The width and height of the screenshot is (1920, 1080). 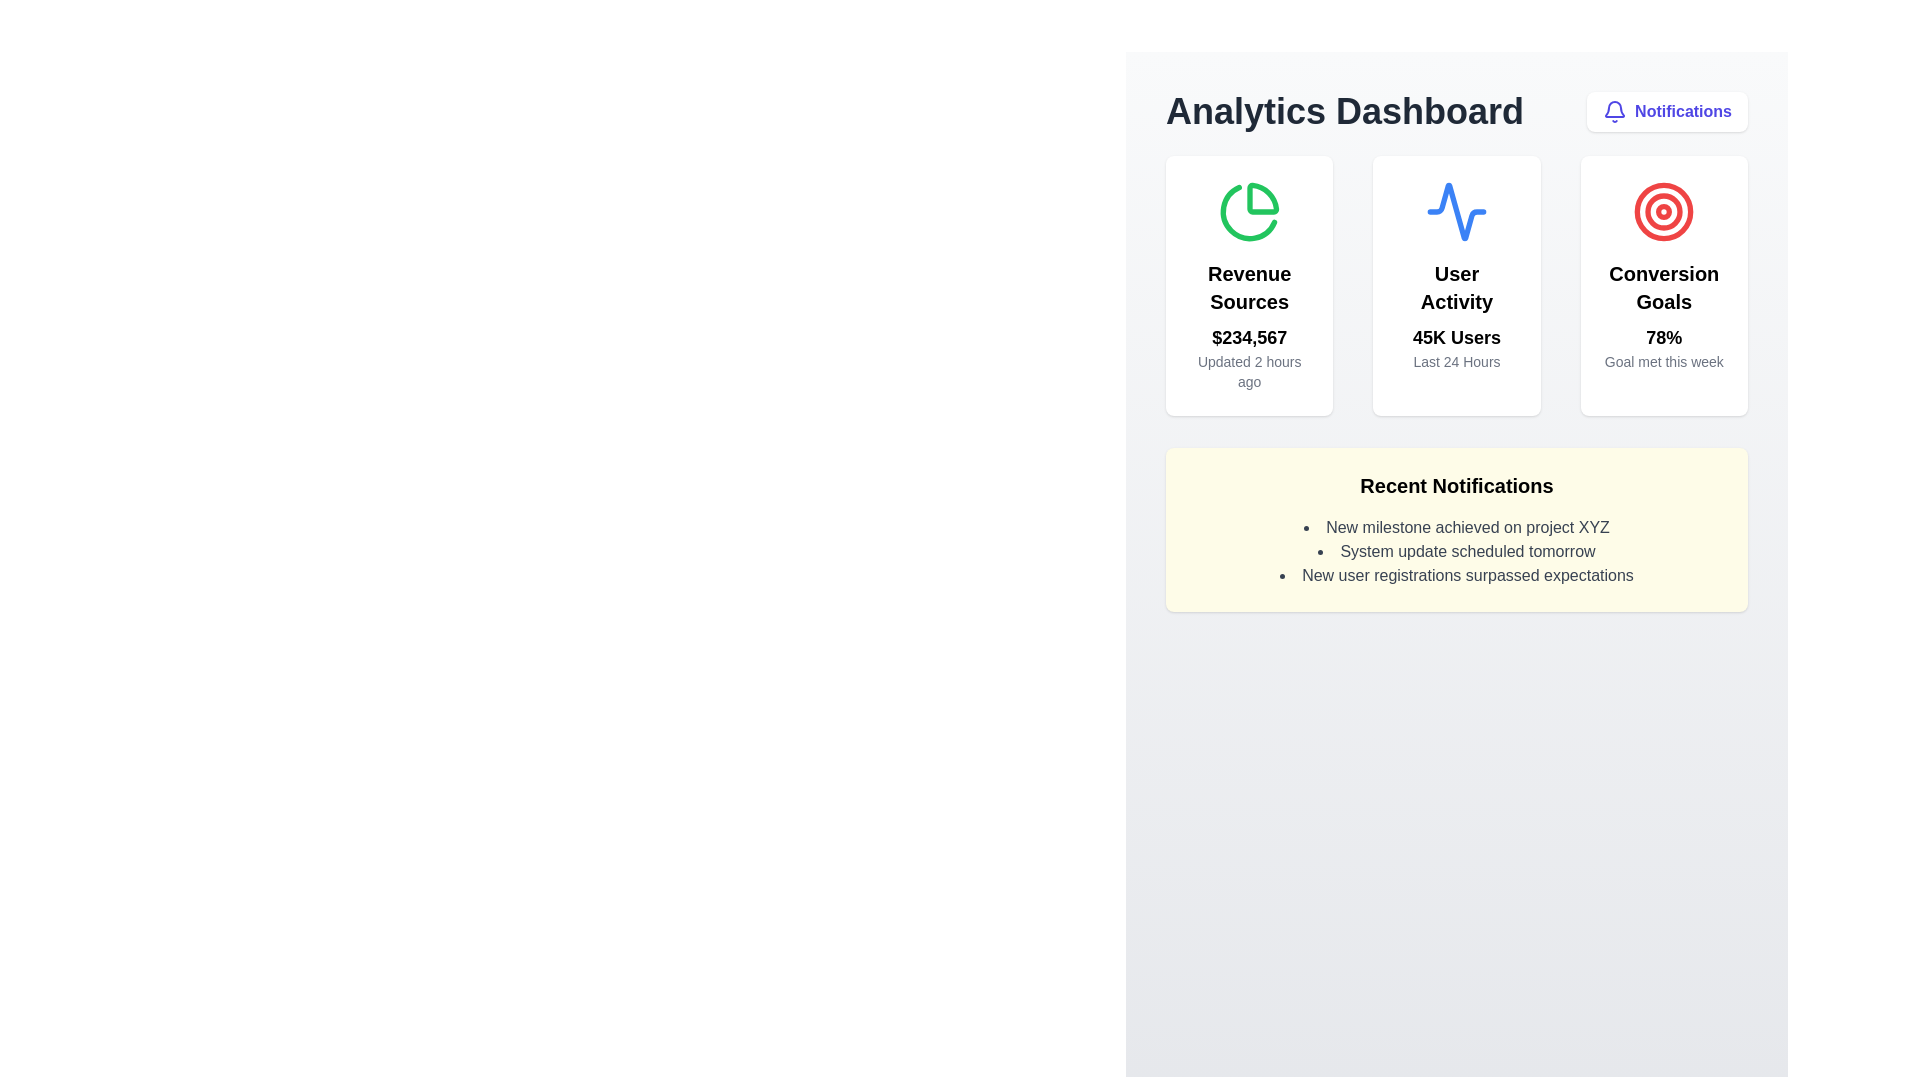 What do you see at coordinates (1248, 212) in the screenshot?
I see `the revenue-related metrics icon located at the top-center of the 'Revenue Sources' card in the 'Analytics Dashboard', positioned above the text 'Revenue Sources' and '$234,567'` at bounding box center [1248, 212].